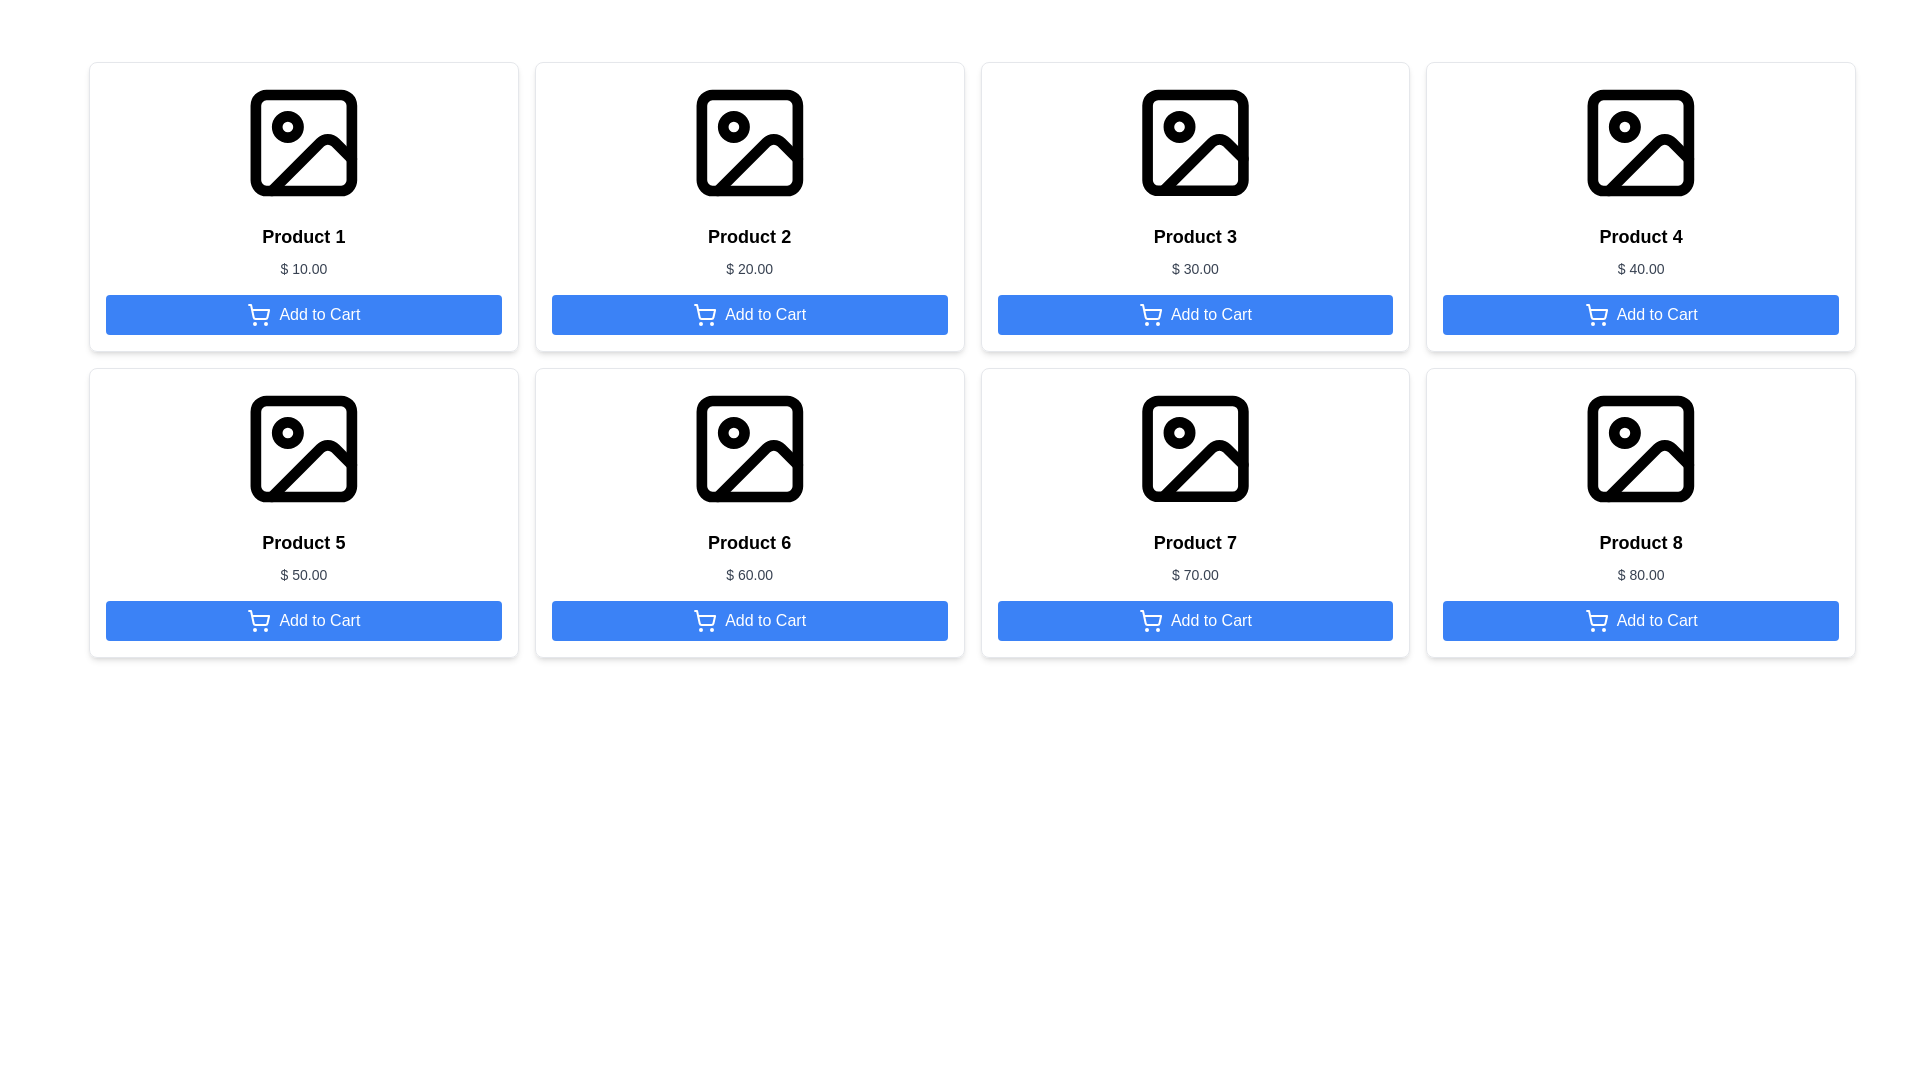 This screenshot has height=1080, width=1920. What do you see at coordinates (748, 235) in the screenshot?
I see `the title label for 'Product 2' located in the top row of the card component, which is directly below the image placeholder and above the price and 'Add to Cart' button` at bounding box center [748, 235].